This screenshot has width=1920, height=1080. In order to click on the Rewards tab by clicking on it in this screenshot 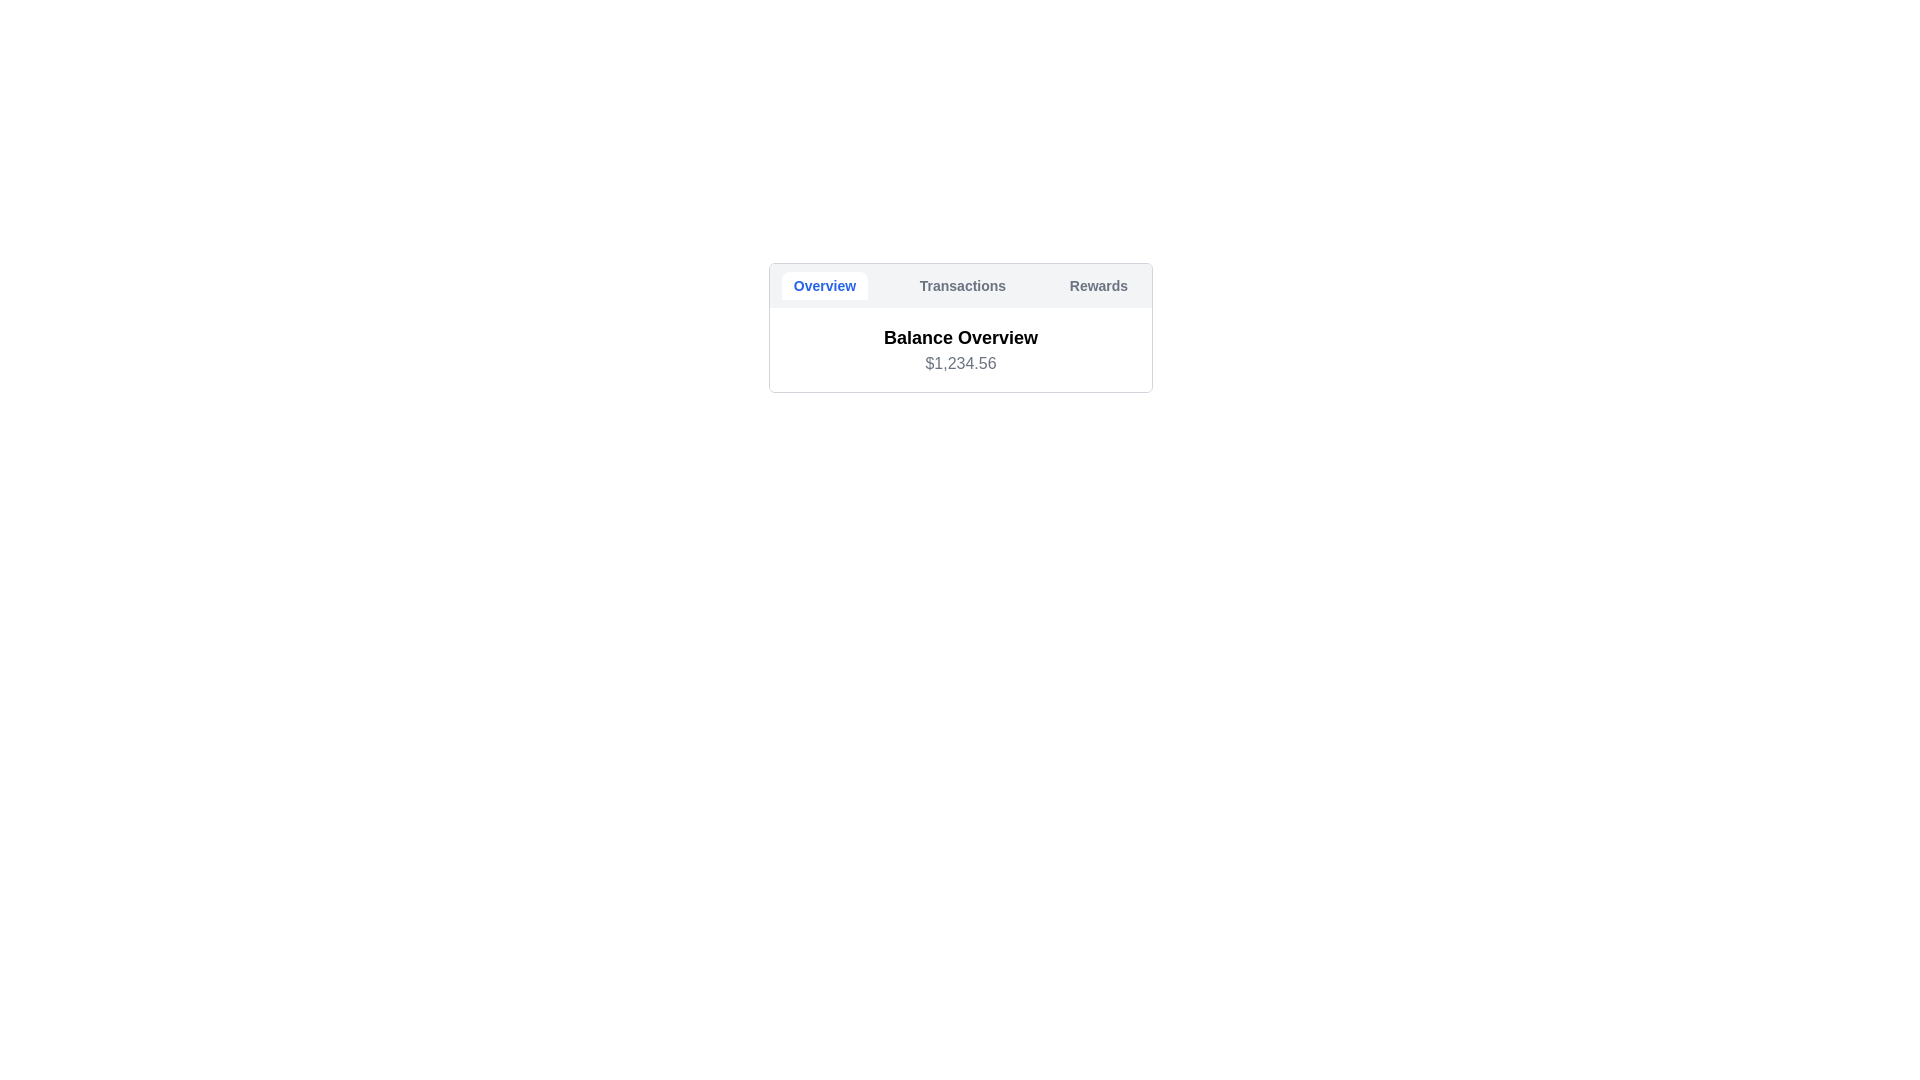, I will do `click(1098, 285)`.